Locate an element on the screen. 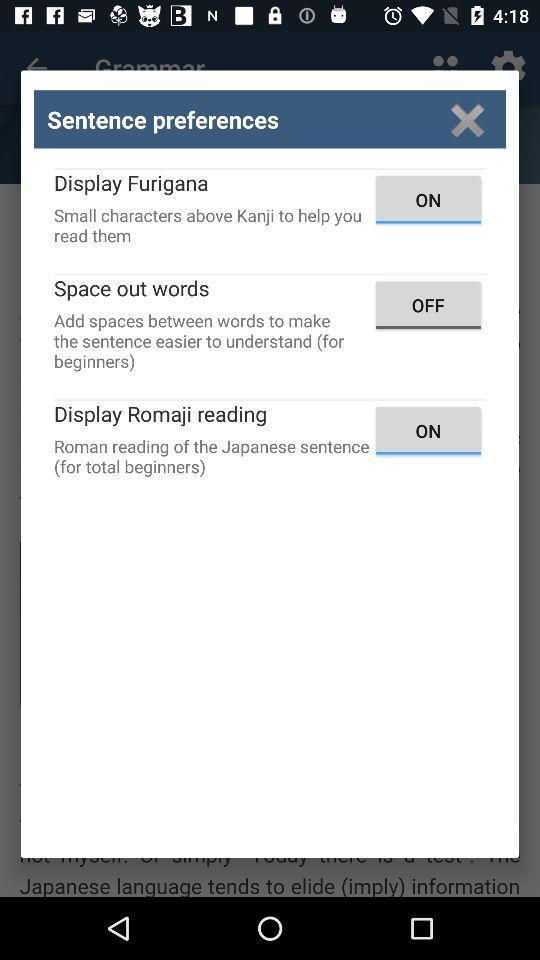 Image resolution: width=540 pixels, height=960 pixels. the off icon is located at coordinates (427, 305).